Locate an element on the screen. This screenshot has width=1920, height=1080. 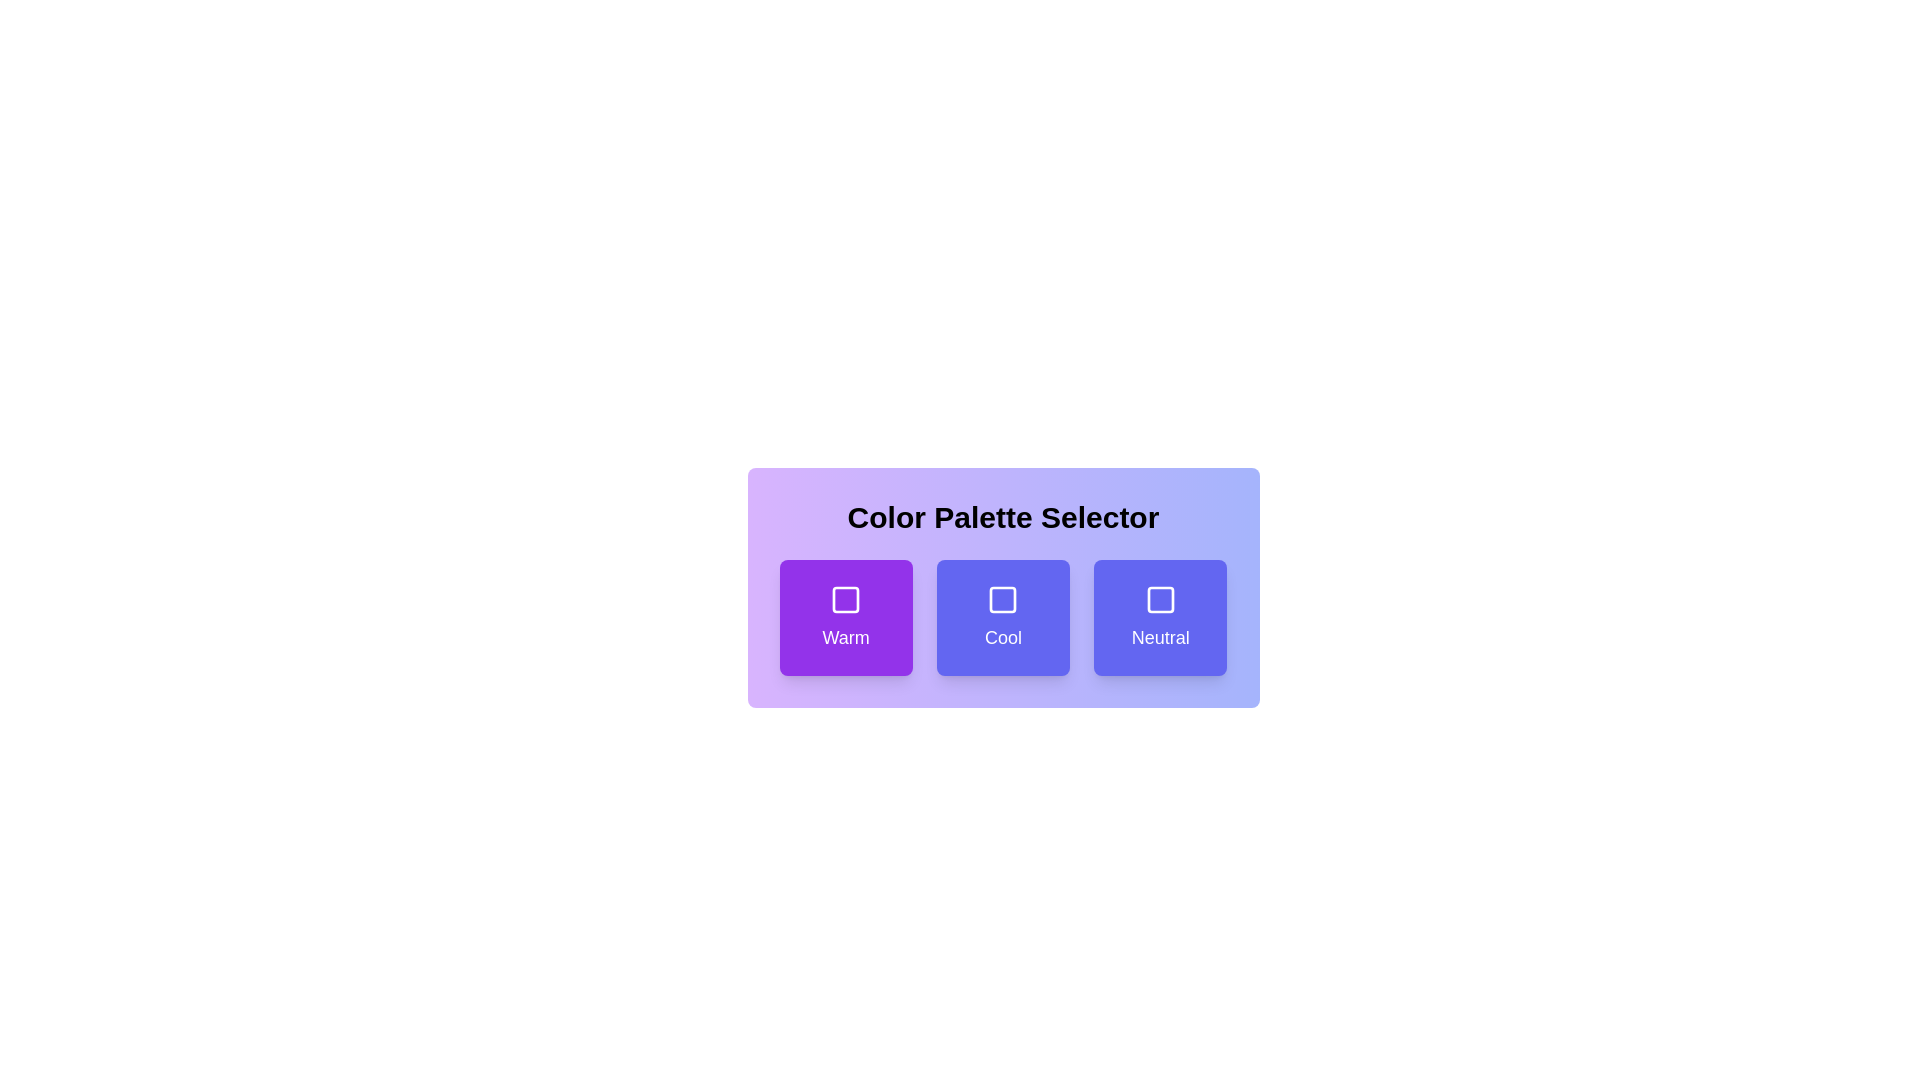
the Warm button to see the hover effect is located at coordinates (845, 616).